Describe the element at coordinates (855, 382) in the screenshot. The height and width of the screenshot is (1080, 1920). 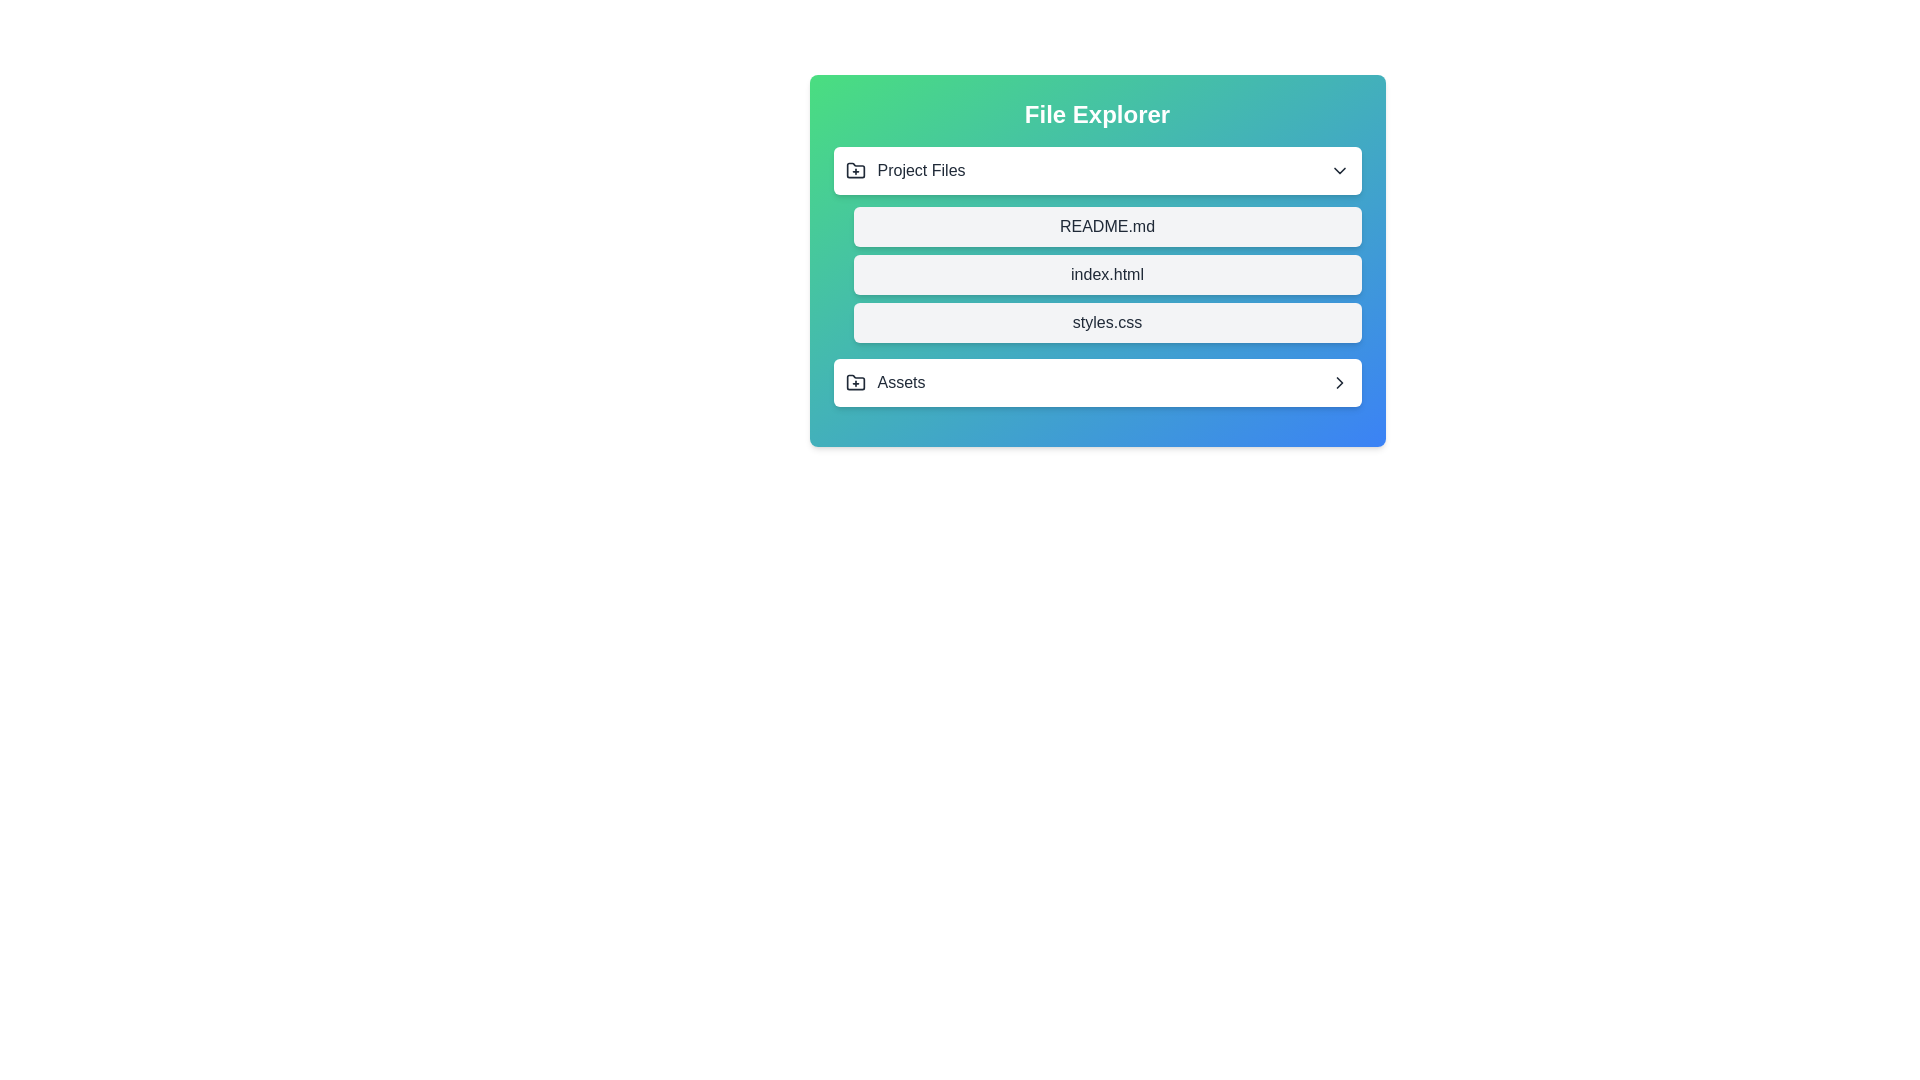
I see `the expandable folder icon` at that location.